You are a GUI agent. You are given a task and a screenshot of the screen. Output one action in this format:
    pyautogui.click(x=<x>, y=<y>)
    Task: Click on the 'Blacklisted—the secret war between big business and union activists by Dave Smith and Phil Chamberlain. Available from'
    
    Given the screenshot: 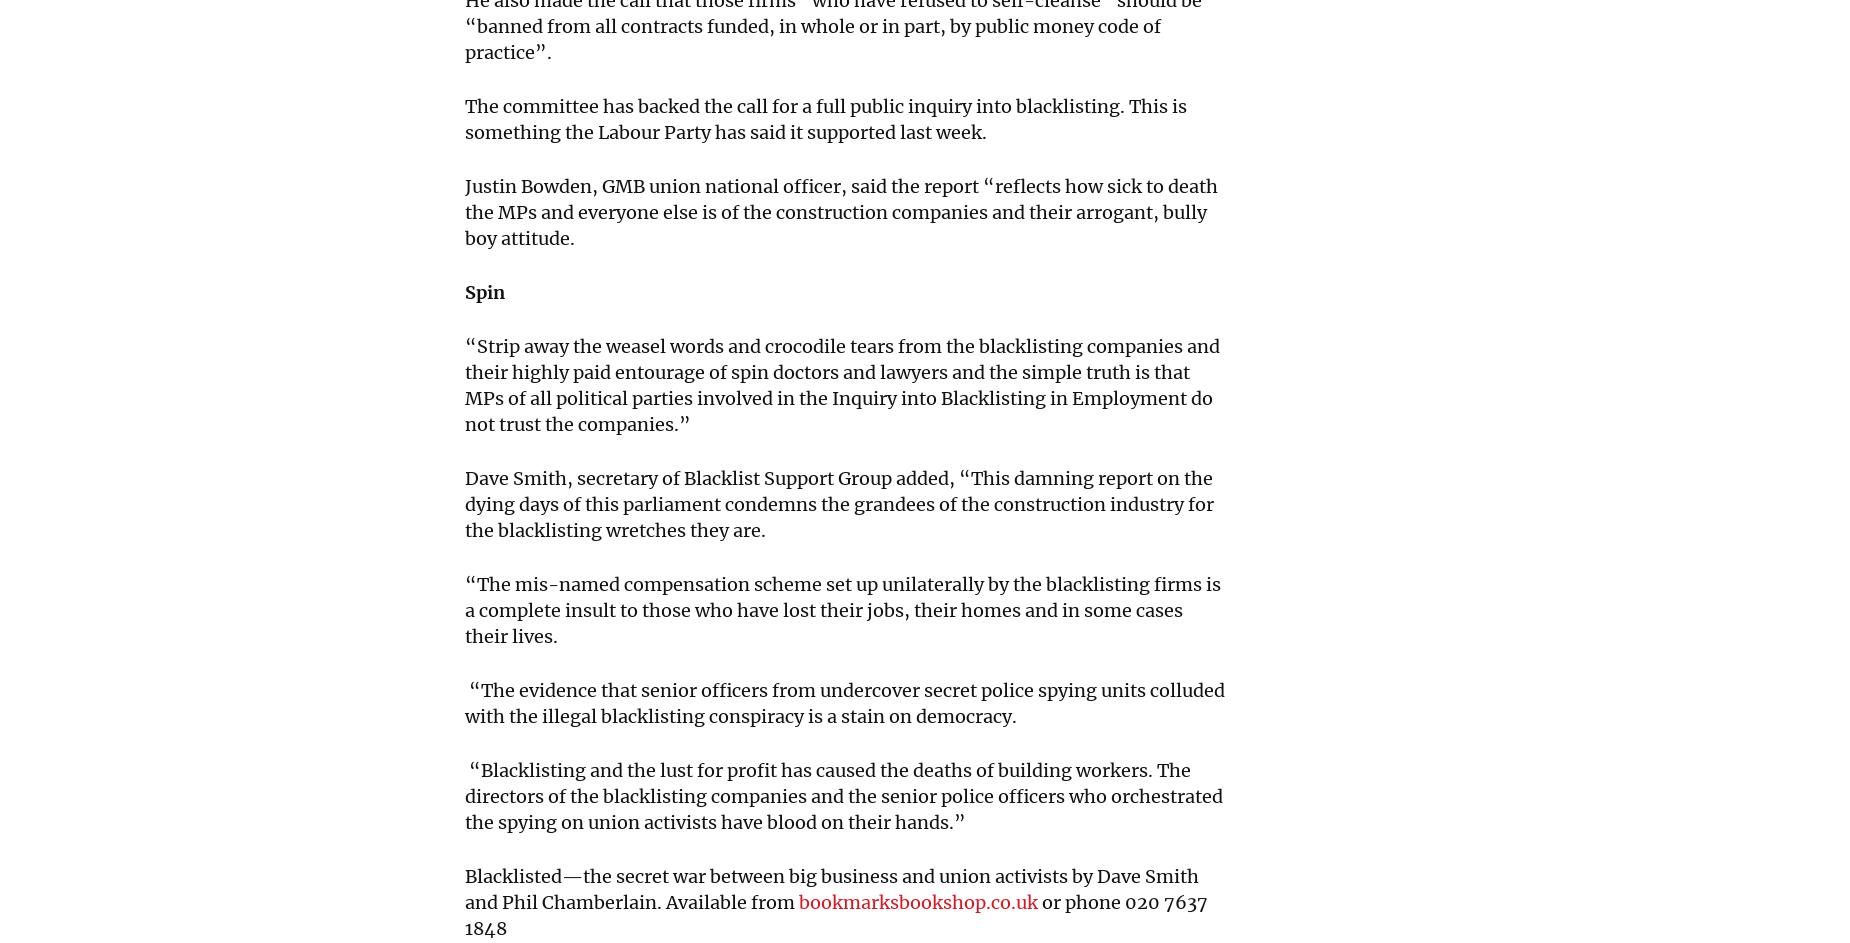 What is the action you would take?
    pyautogui.click(x=831, y=889)
    